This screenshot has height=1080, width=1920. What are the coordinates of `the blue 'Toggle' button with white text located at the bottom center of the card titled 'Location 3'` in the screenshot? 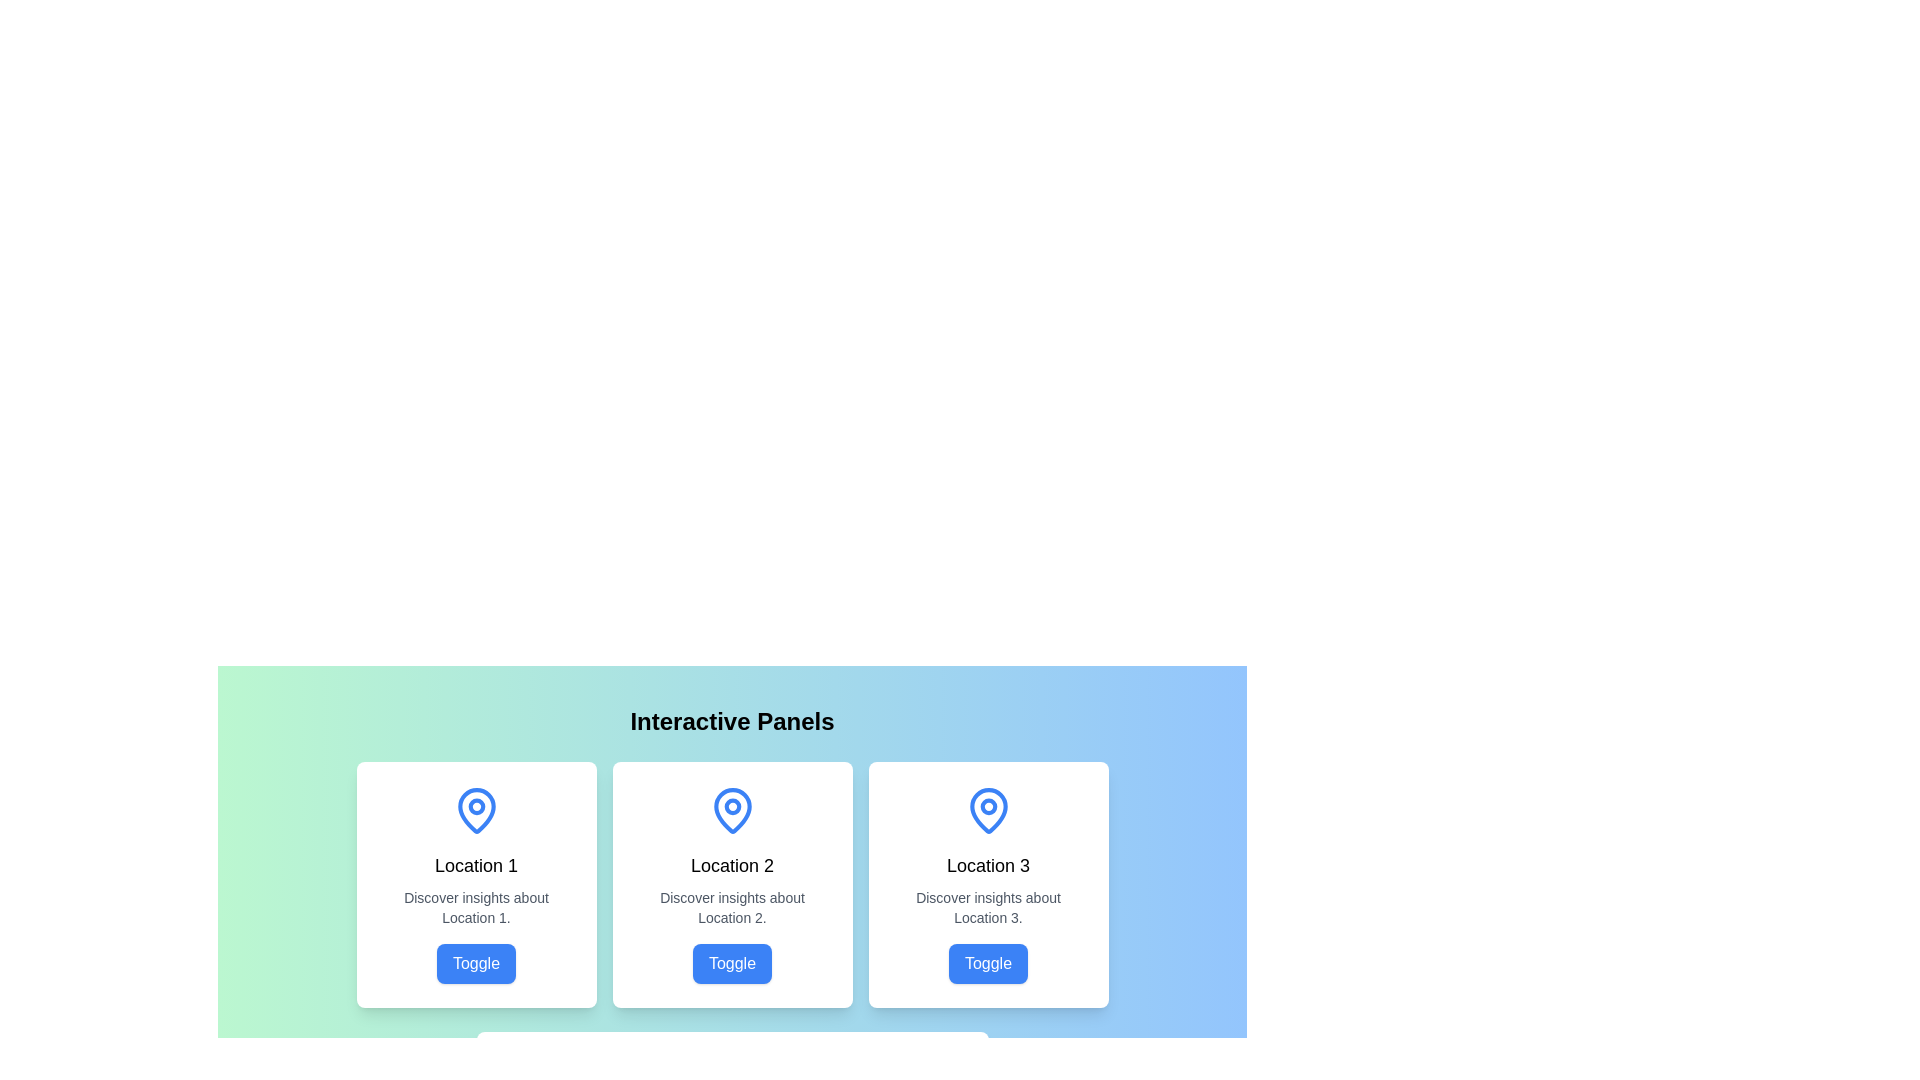 It's located at (988, 963).